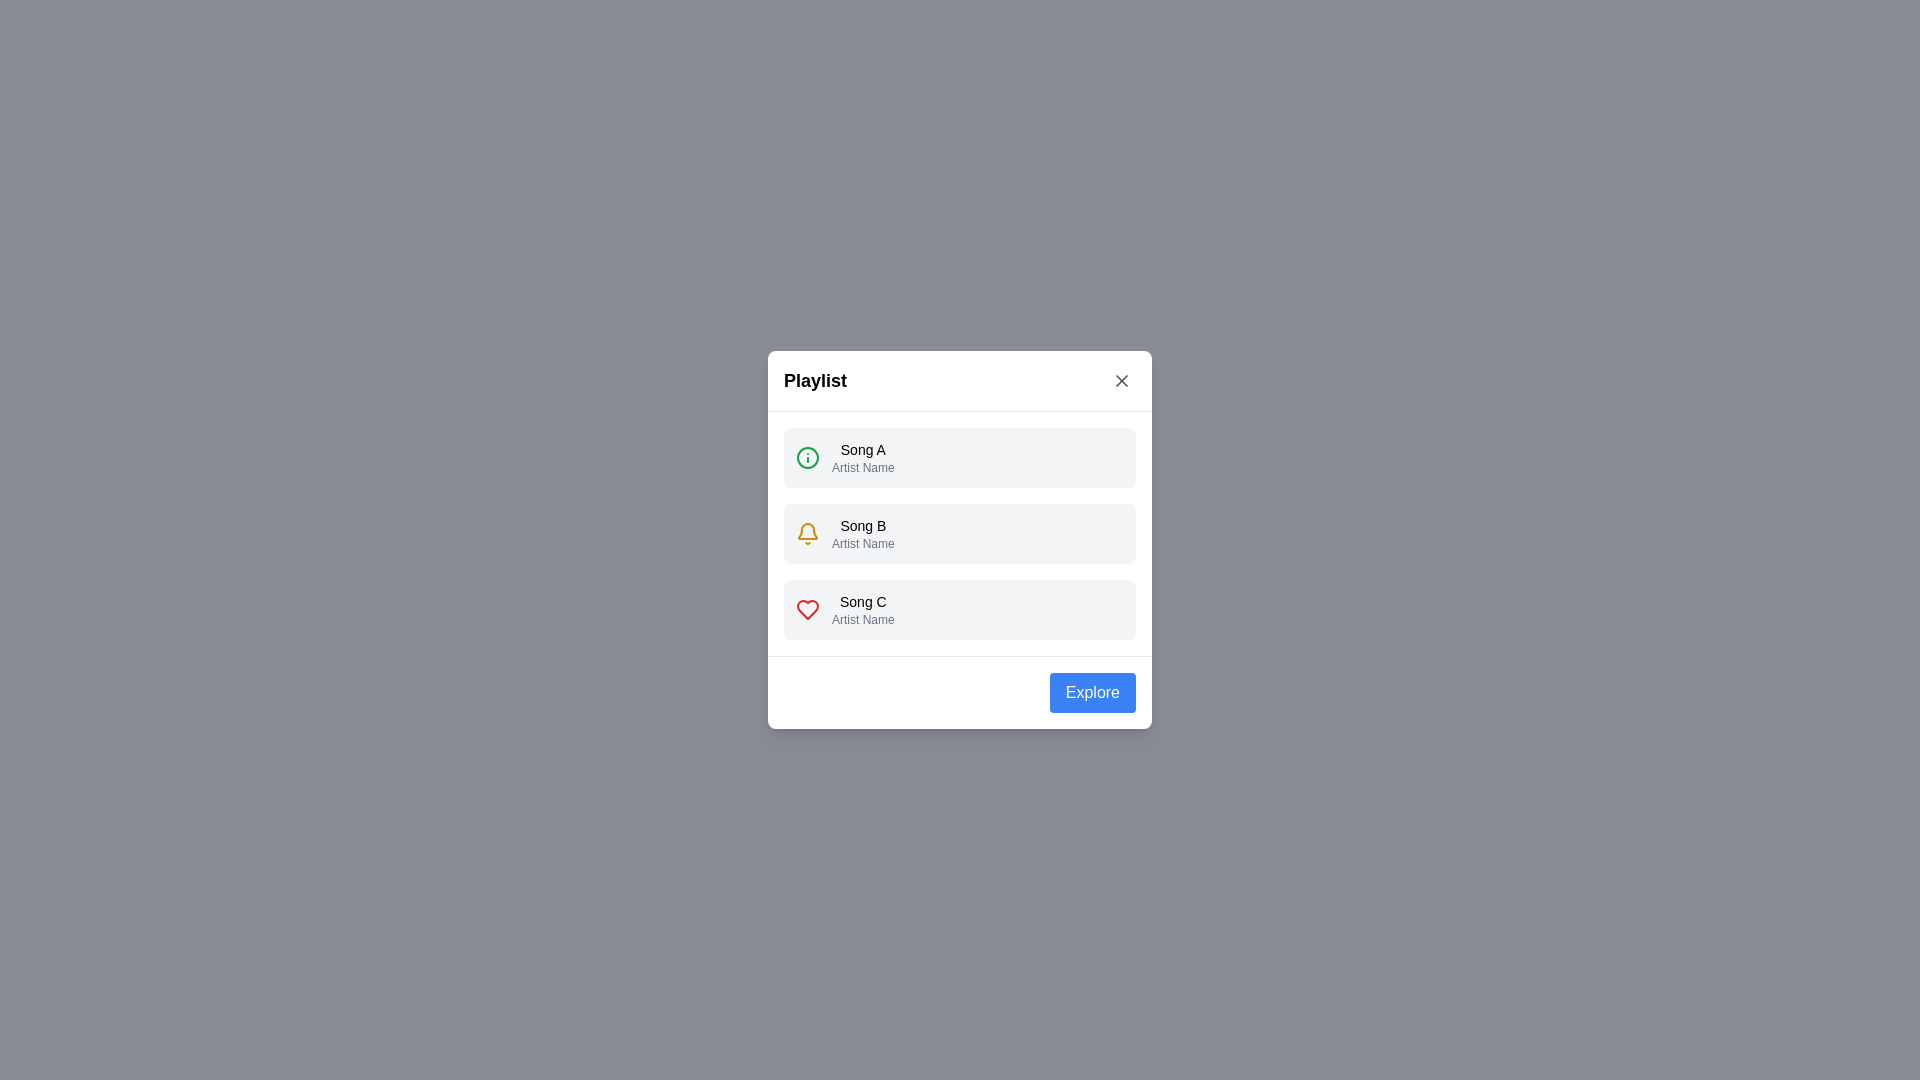 The height and width of the screenshot is (1080, 1920). Describe the element at coordinates (807, 458) in the screenshot. I see `the decorative or informative icon indicating additional information about 'Song A', which is positioned to the left of the text 'Song A' and 'Artist Name'` at that location.